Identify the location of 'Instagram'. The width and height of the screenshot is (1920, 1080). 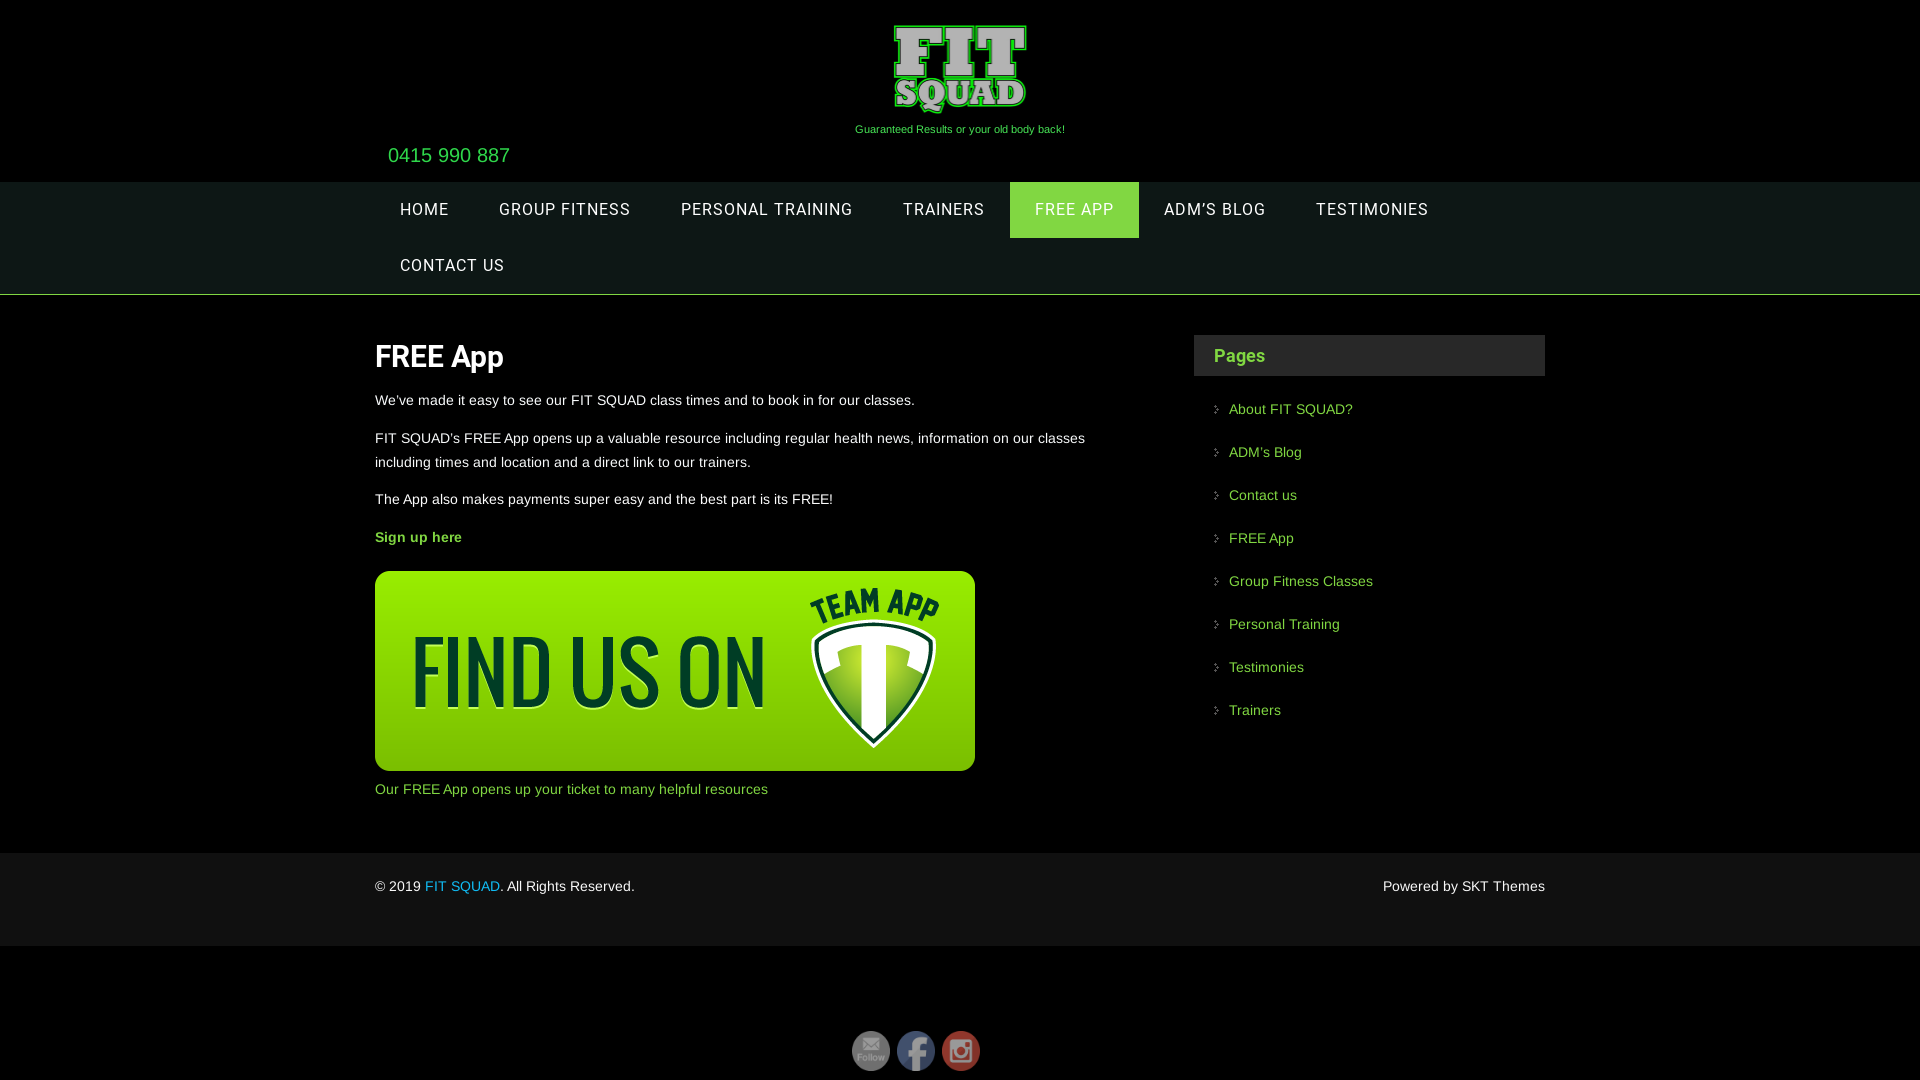
(960, 1049).